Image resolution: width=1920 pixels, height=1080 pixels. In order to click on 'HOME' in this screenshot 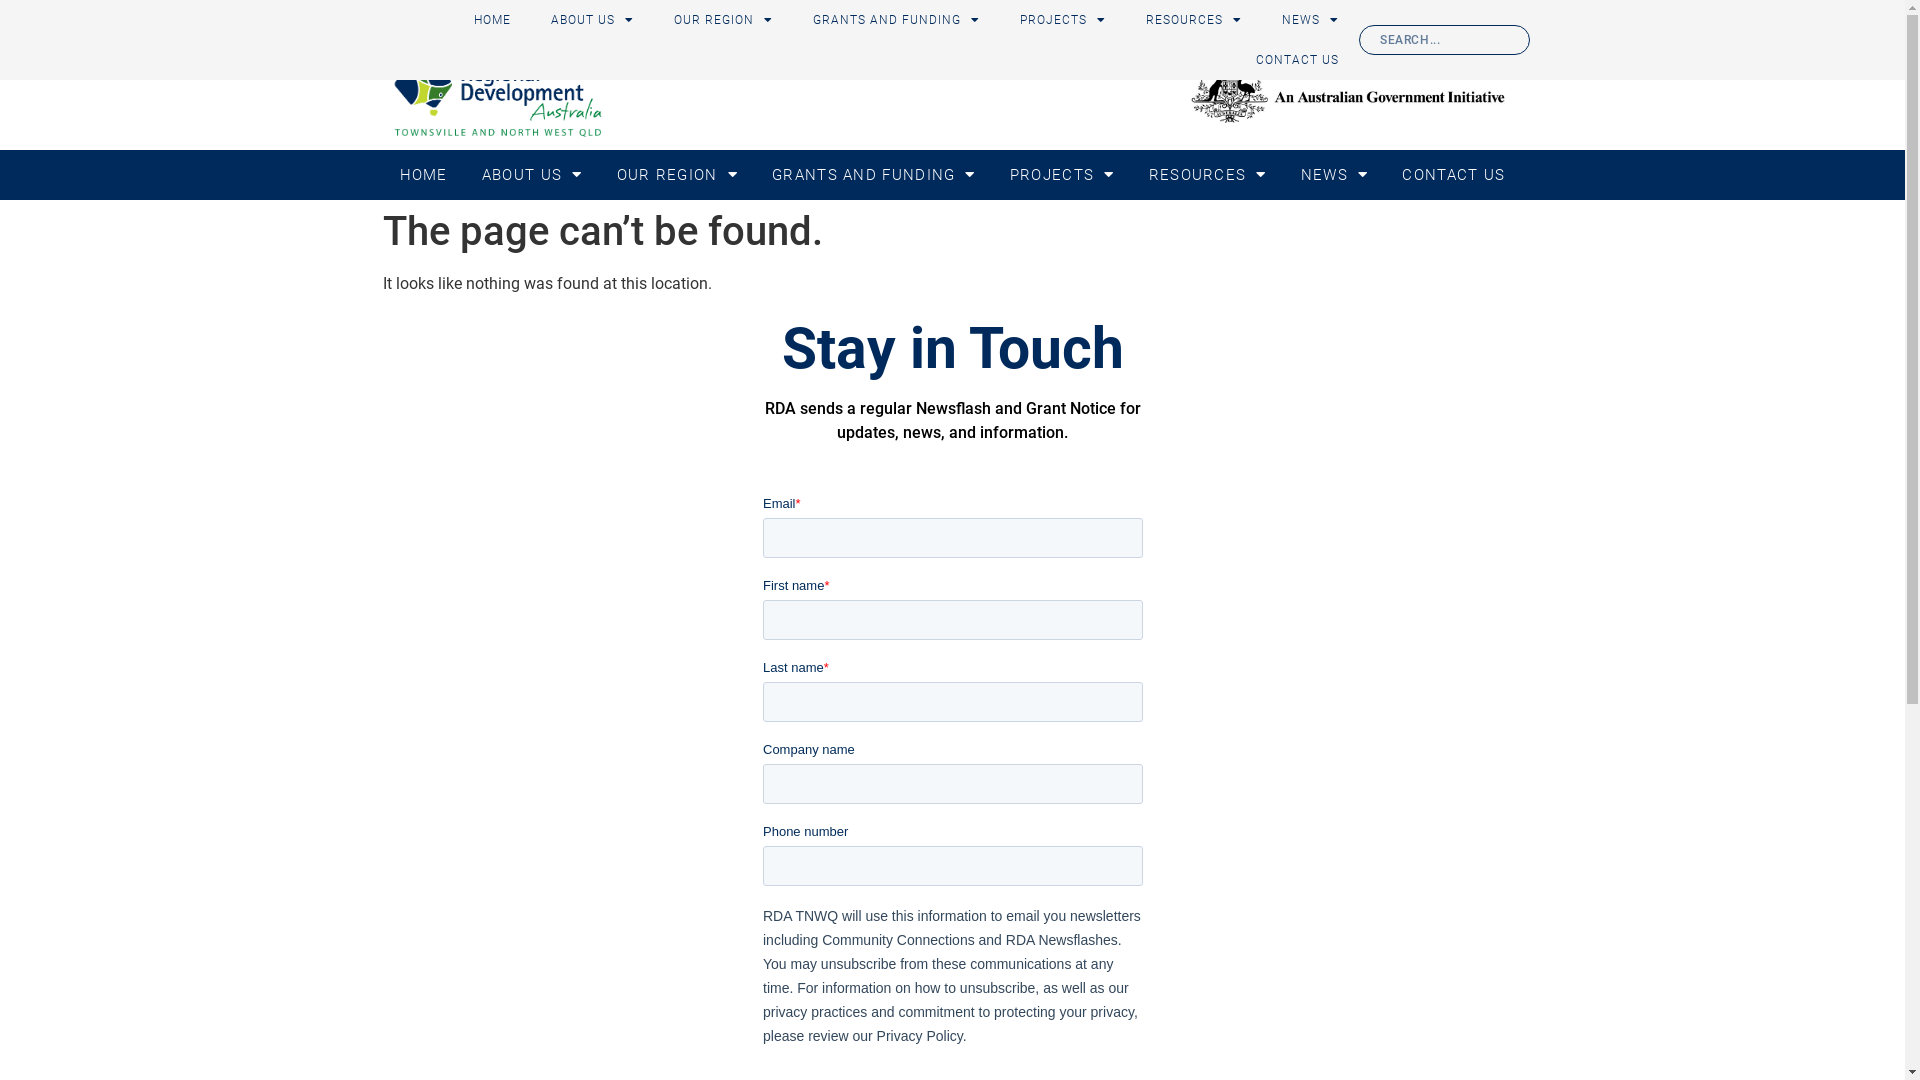, I will do `click(492, 19)`.